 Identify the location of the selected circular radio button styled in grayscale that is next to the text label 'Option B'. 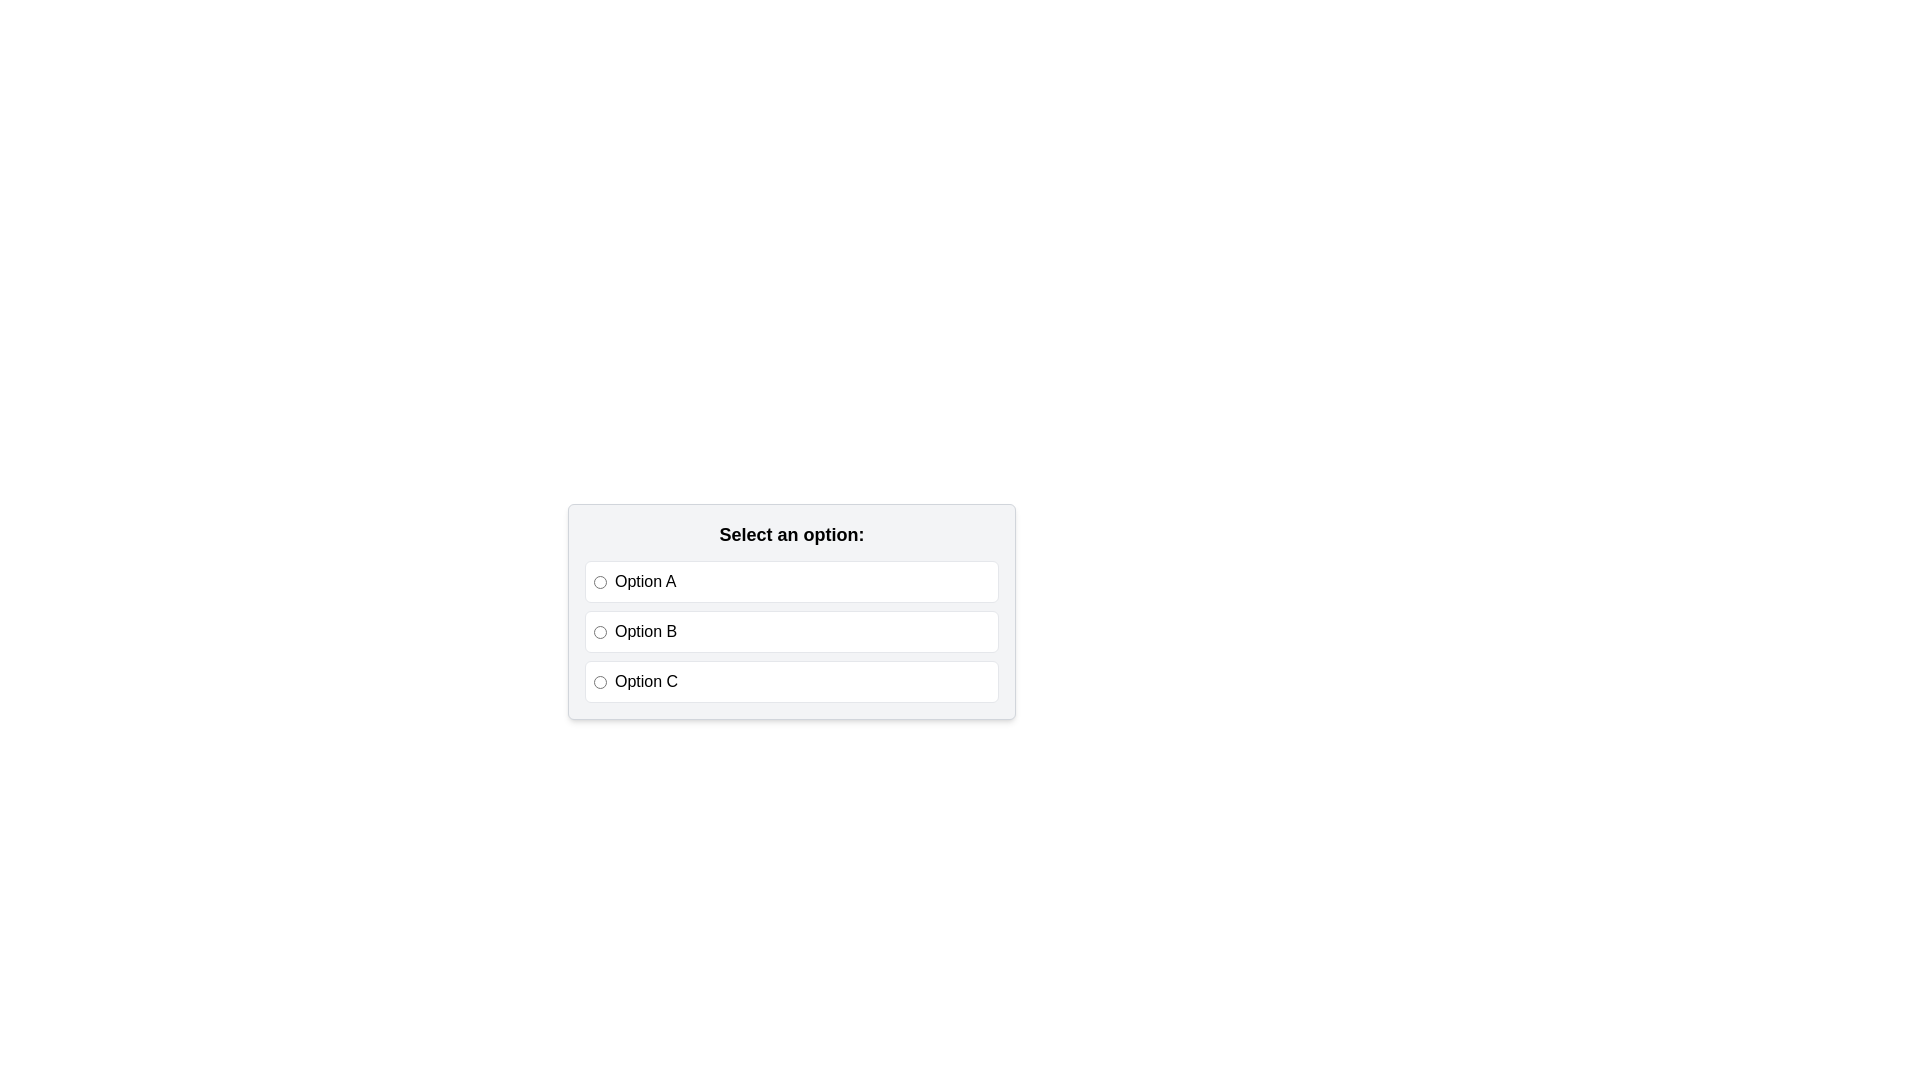
(599, 632).